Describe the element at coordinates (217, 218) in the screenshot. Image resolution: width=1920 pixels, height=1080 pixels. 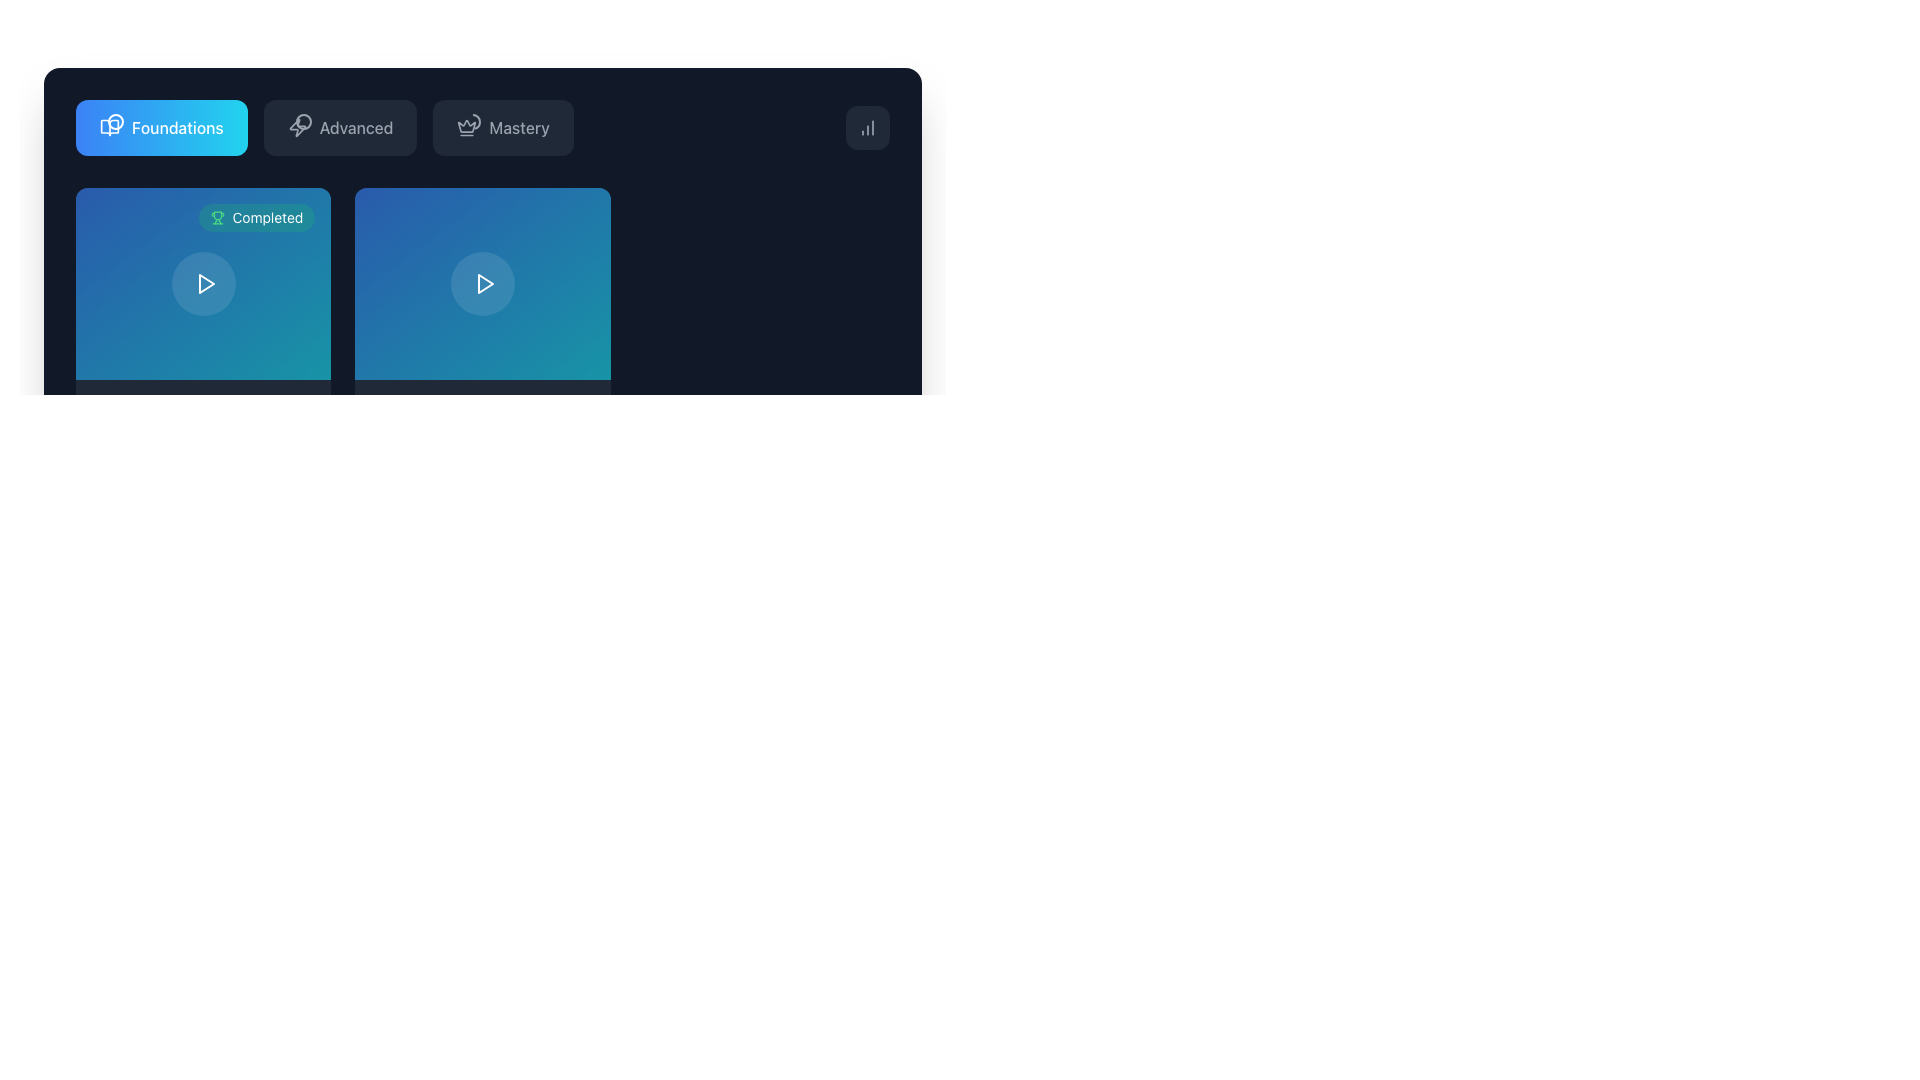
I see `the achievement icon within the green badge labeled 'Completed' located in the top-left corner of the first content block under the 'Foundations' tab for status indication` at that location.